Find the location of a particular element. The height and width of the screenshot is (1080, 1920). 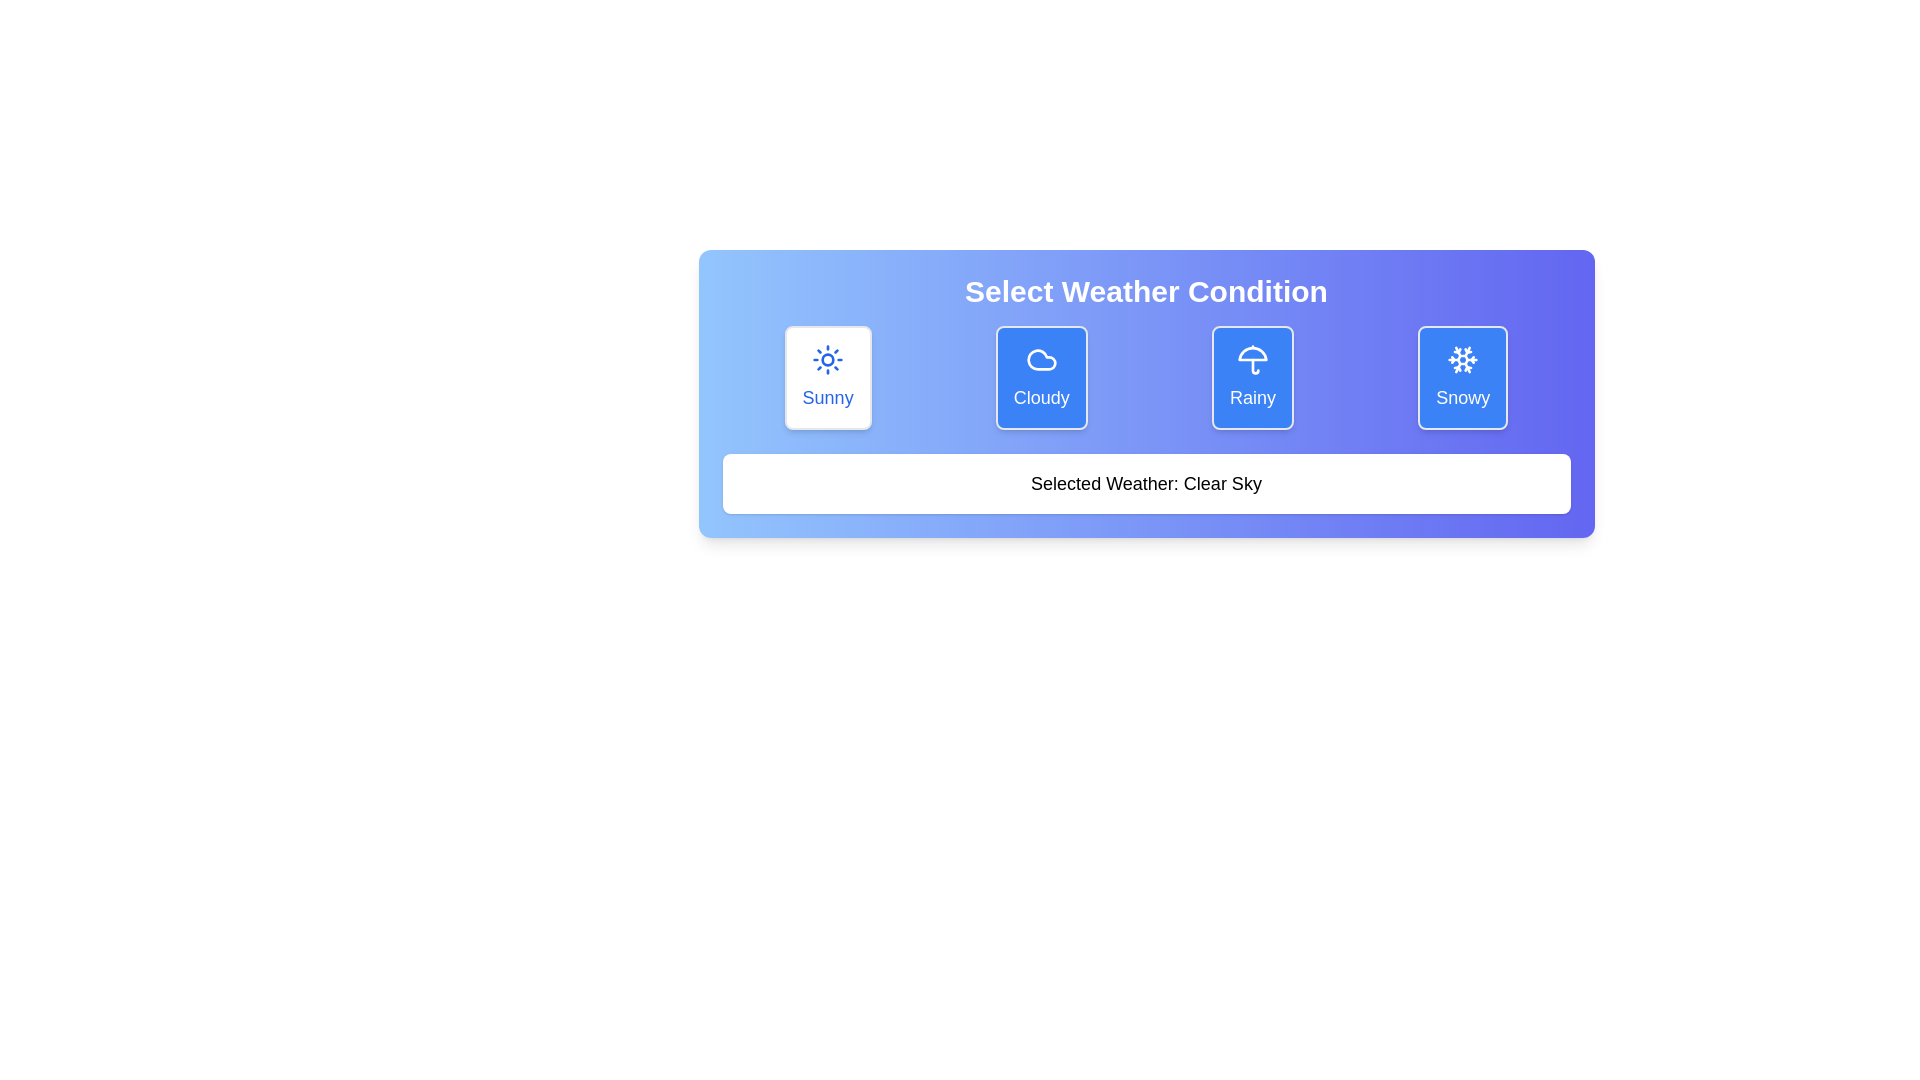

the cloud icon representing the 'Cloudy' weather condition, which is the second item in the weather selection row is located at coordinates (1040, 358).